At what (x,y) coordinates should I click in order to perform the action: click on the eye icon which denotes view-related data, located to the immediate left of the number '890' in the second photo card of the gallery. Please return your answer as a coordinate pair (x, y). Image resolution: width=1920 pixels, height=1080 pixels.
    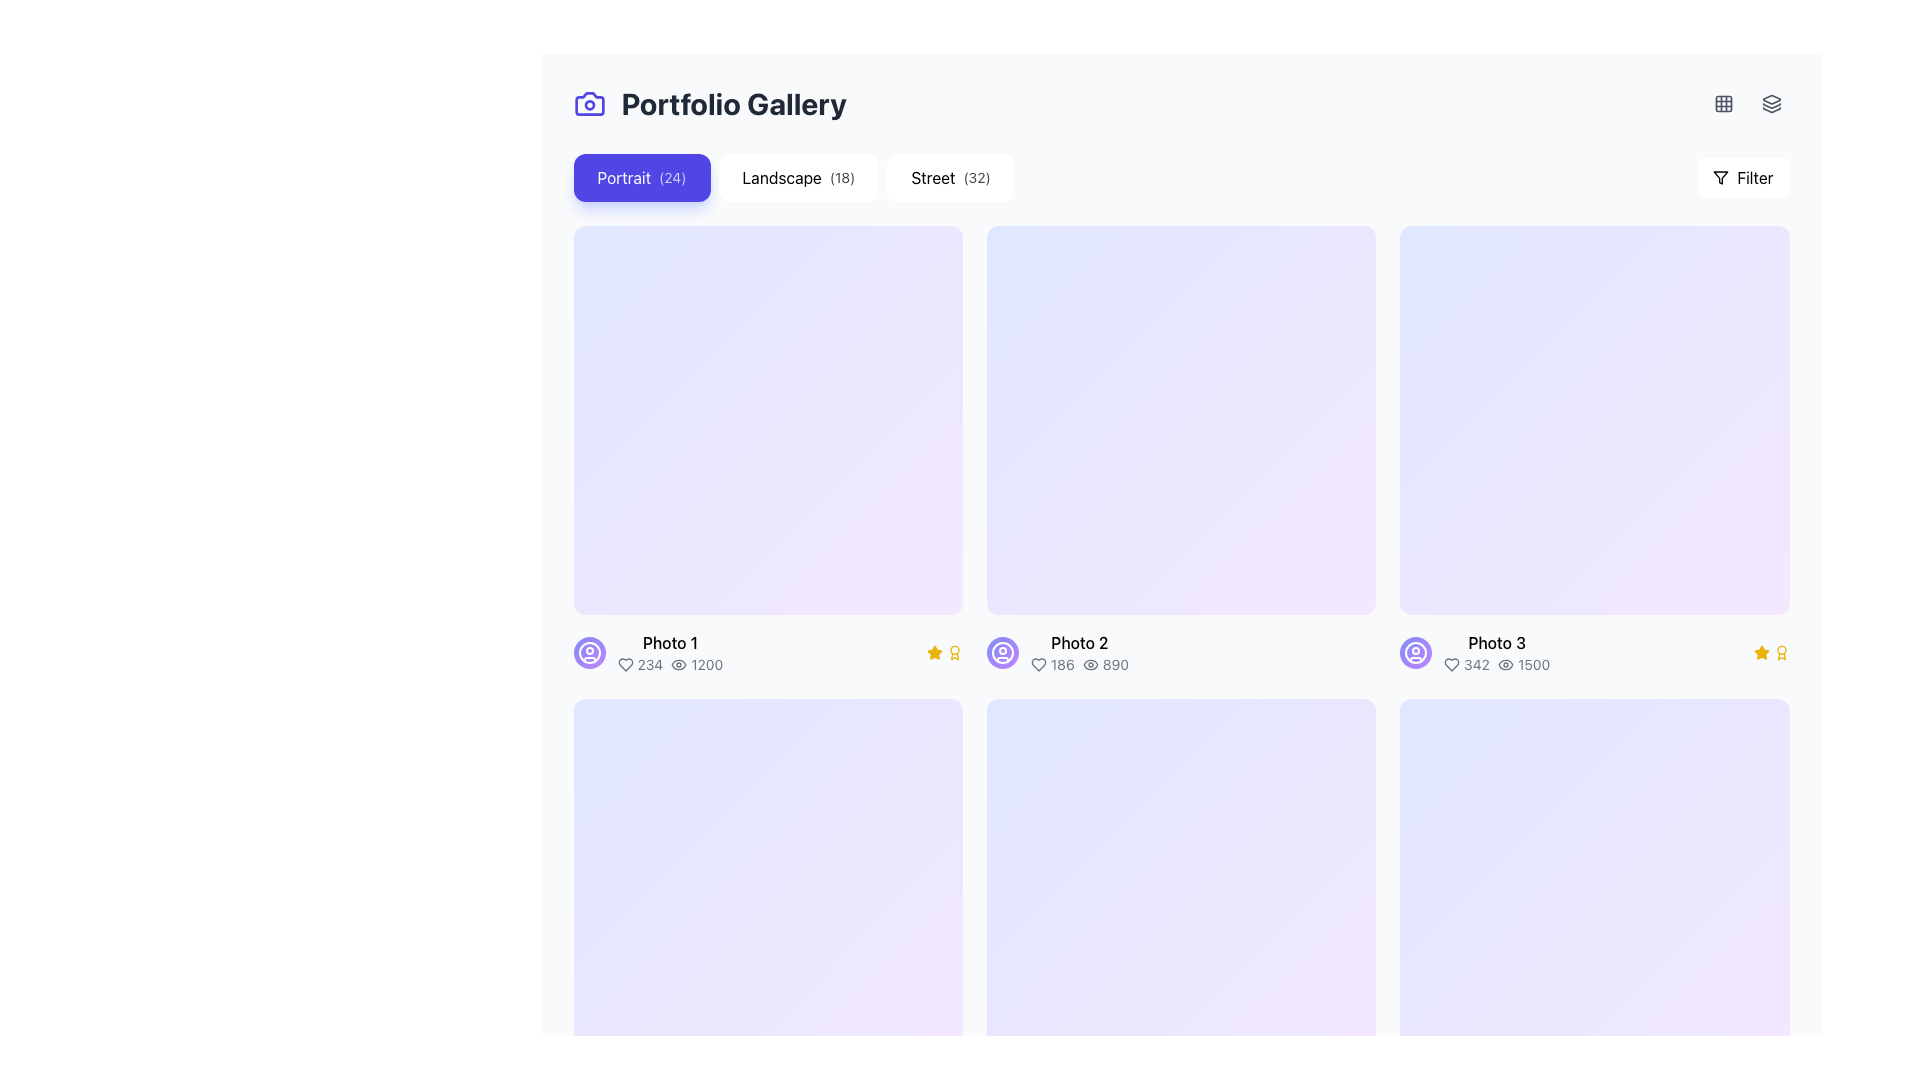
    Looking at the image, I should click on (1089, 665).